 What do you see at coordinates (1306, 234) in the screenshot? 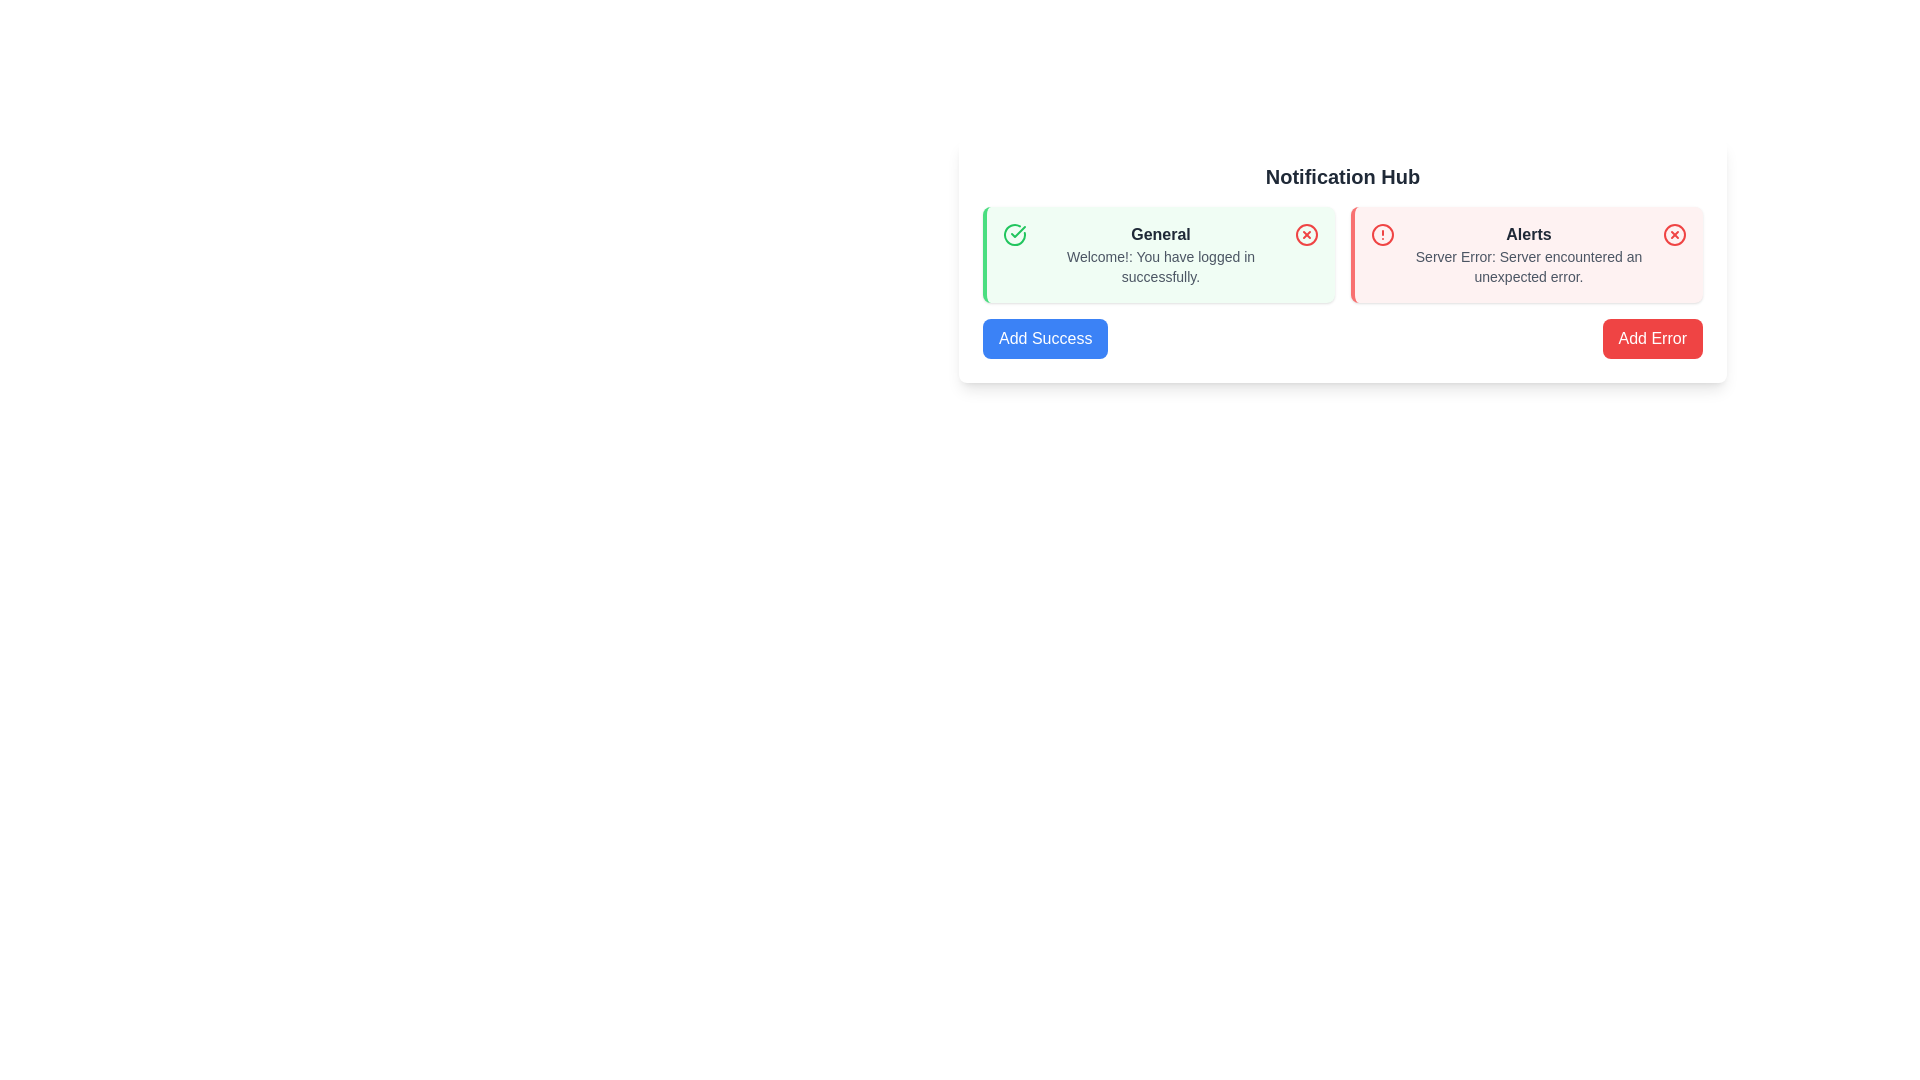
I see `the graphical indicator icon located at the center of the 'General' notification card, adjacent to the text block labeled 'General'` at bounding box center [1306, 234].